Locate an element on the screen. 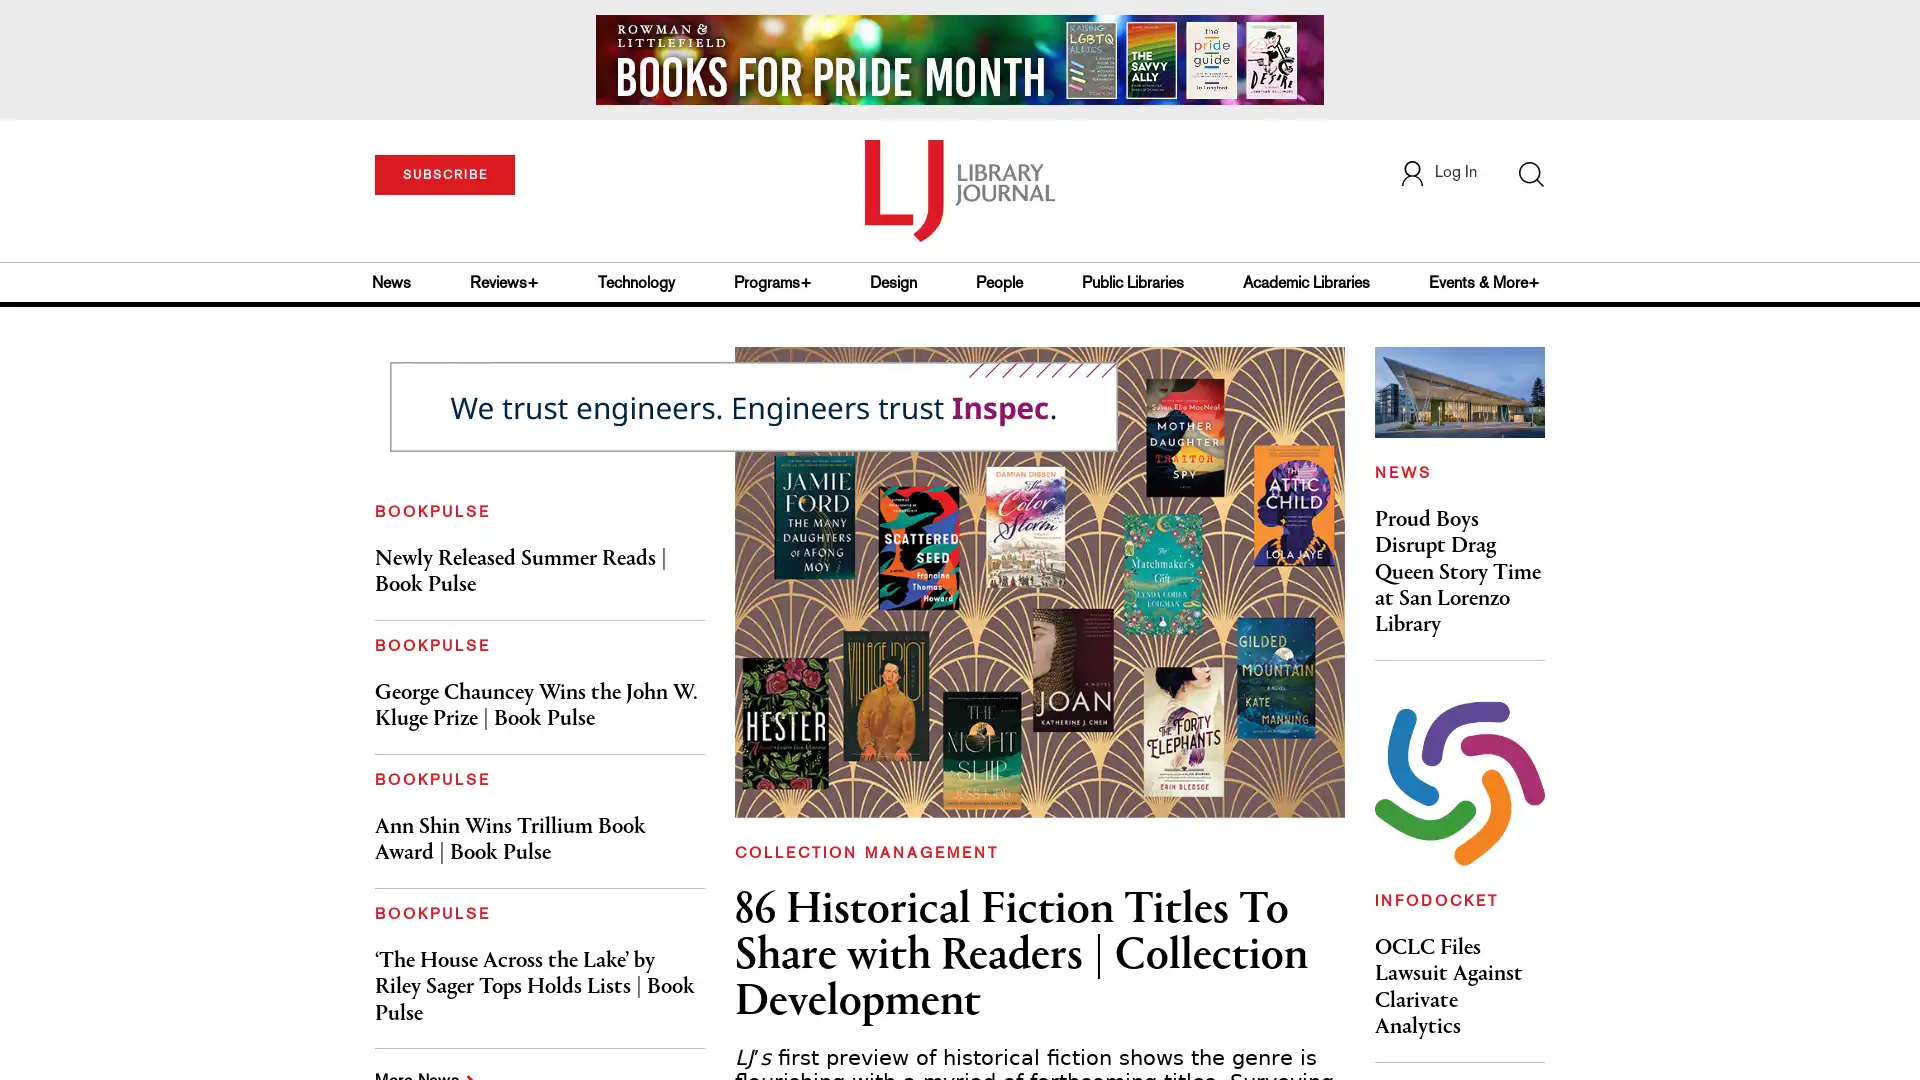  SUBSCRIBE is located at coordinates (444, 173).